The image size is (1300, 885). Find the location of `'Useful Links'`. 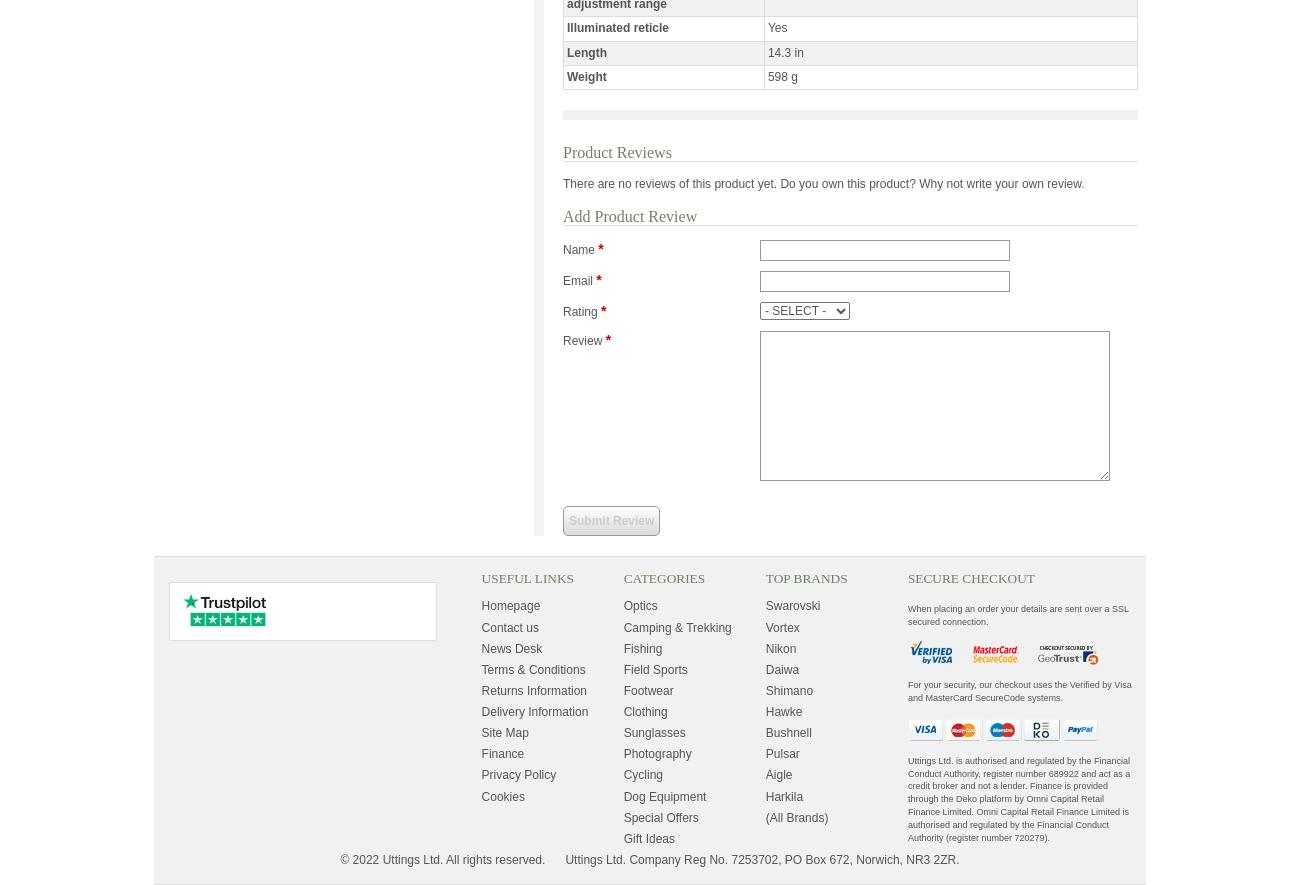

'Useful Links' is located at coordinates (480, 577).